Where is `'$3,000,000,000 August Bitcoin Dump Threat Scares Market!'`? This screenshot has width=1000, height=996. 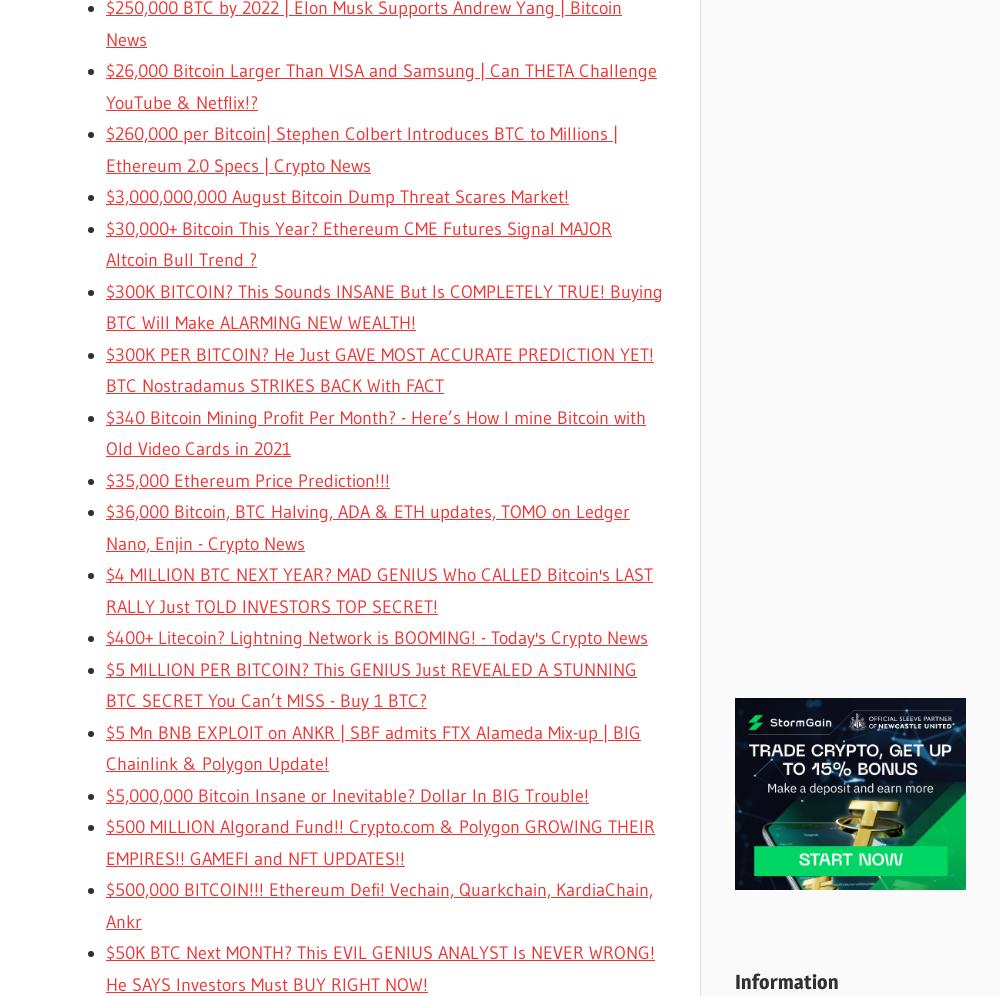
'$3,000,000,000 August Bitcoin Dump Threat Scares Market!' is located at coordinates (336, 197).